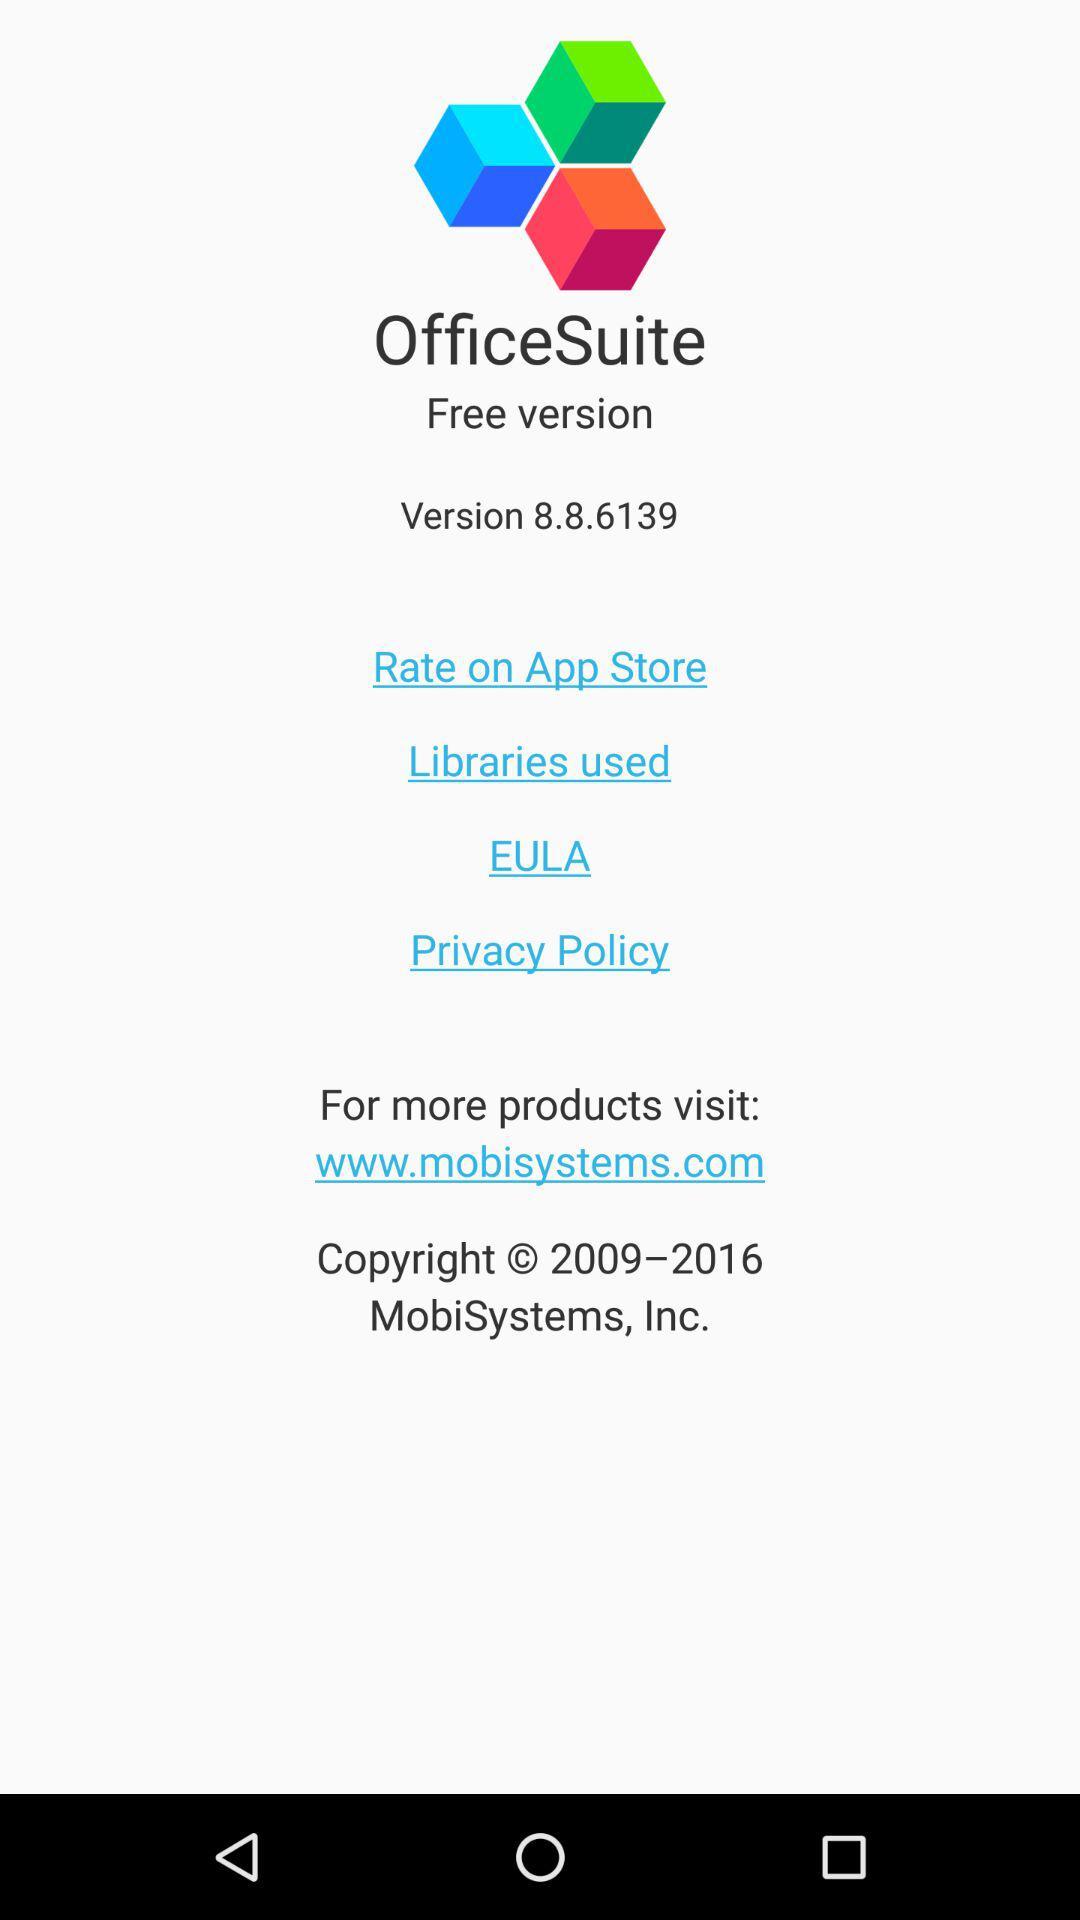 The image size is (1080, 1920). Describe the element at coordinates (540, 1160) in the screenshot. I see `the website` at that location.